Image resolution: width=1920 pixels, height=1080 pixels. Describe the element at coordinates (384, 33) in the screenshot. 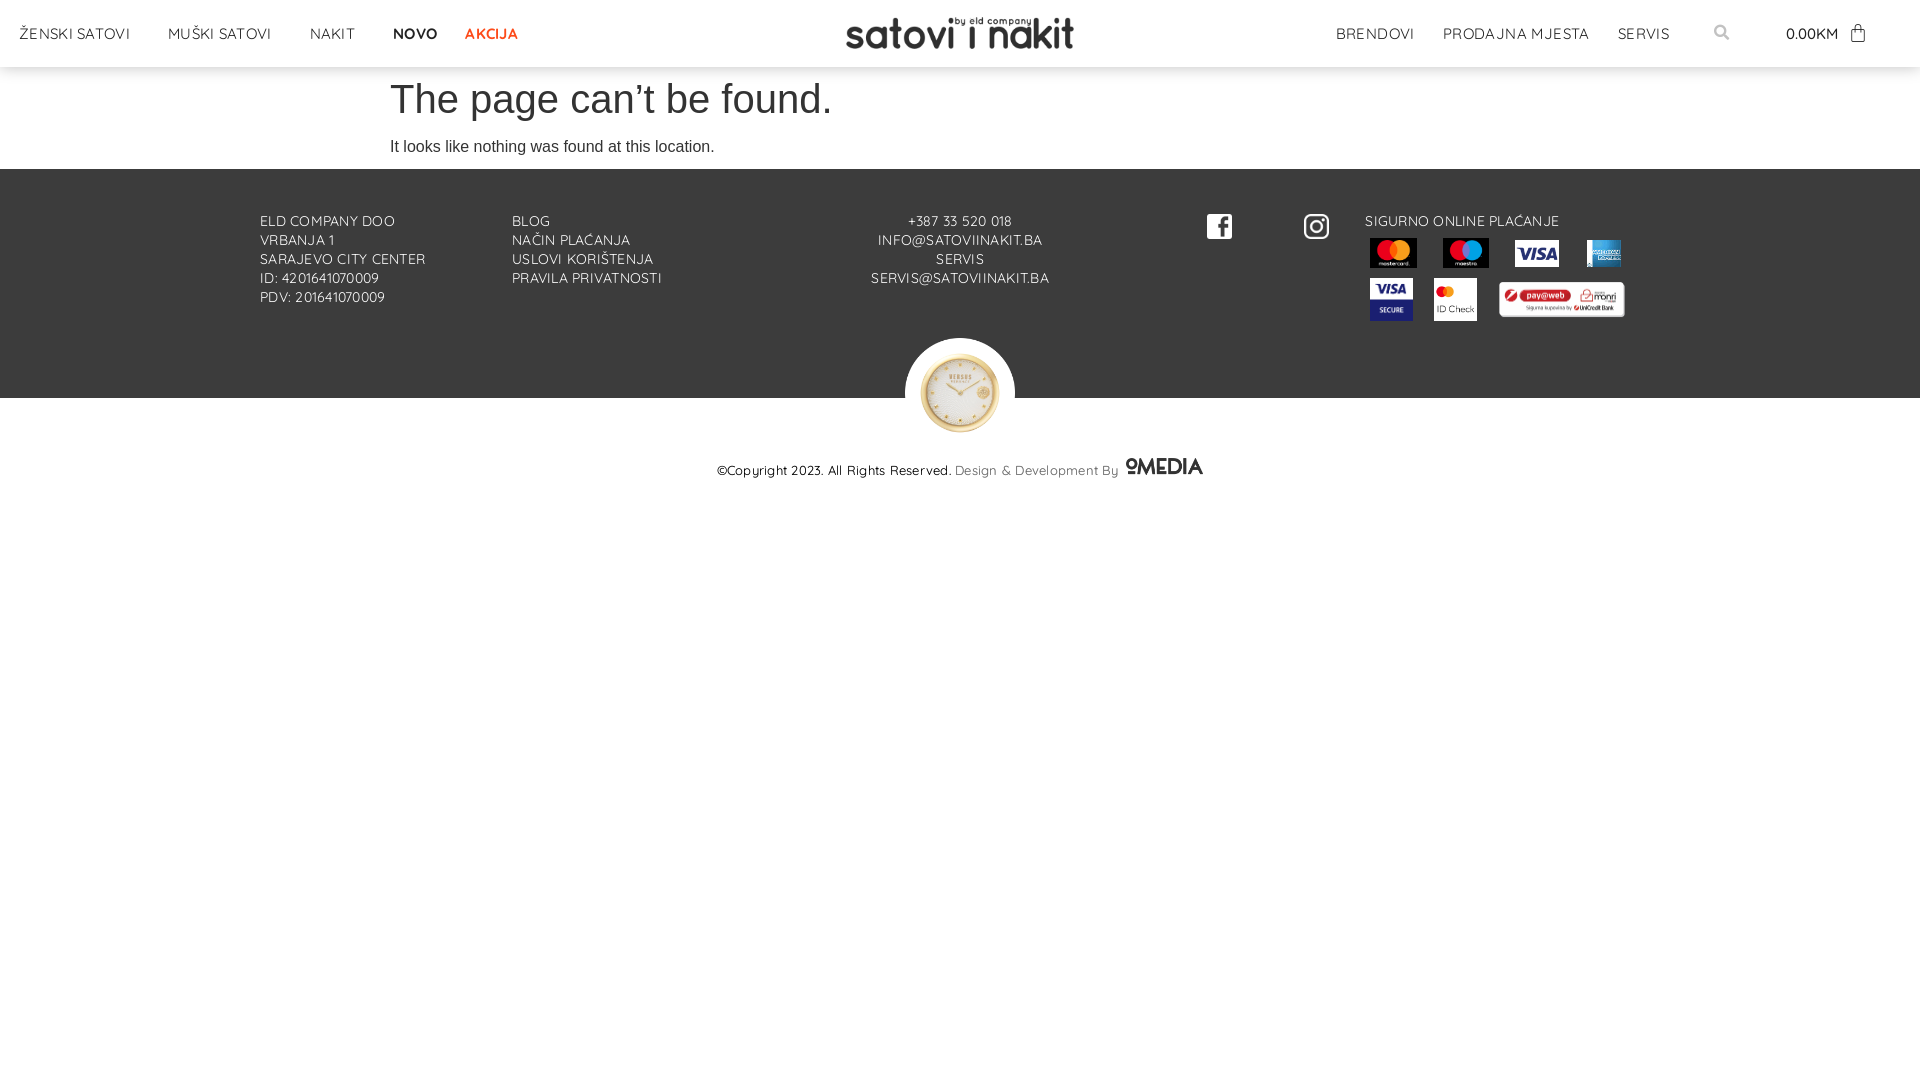

I see `'NOVO'` at that location.